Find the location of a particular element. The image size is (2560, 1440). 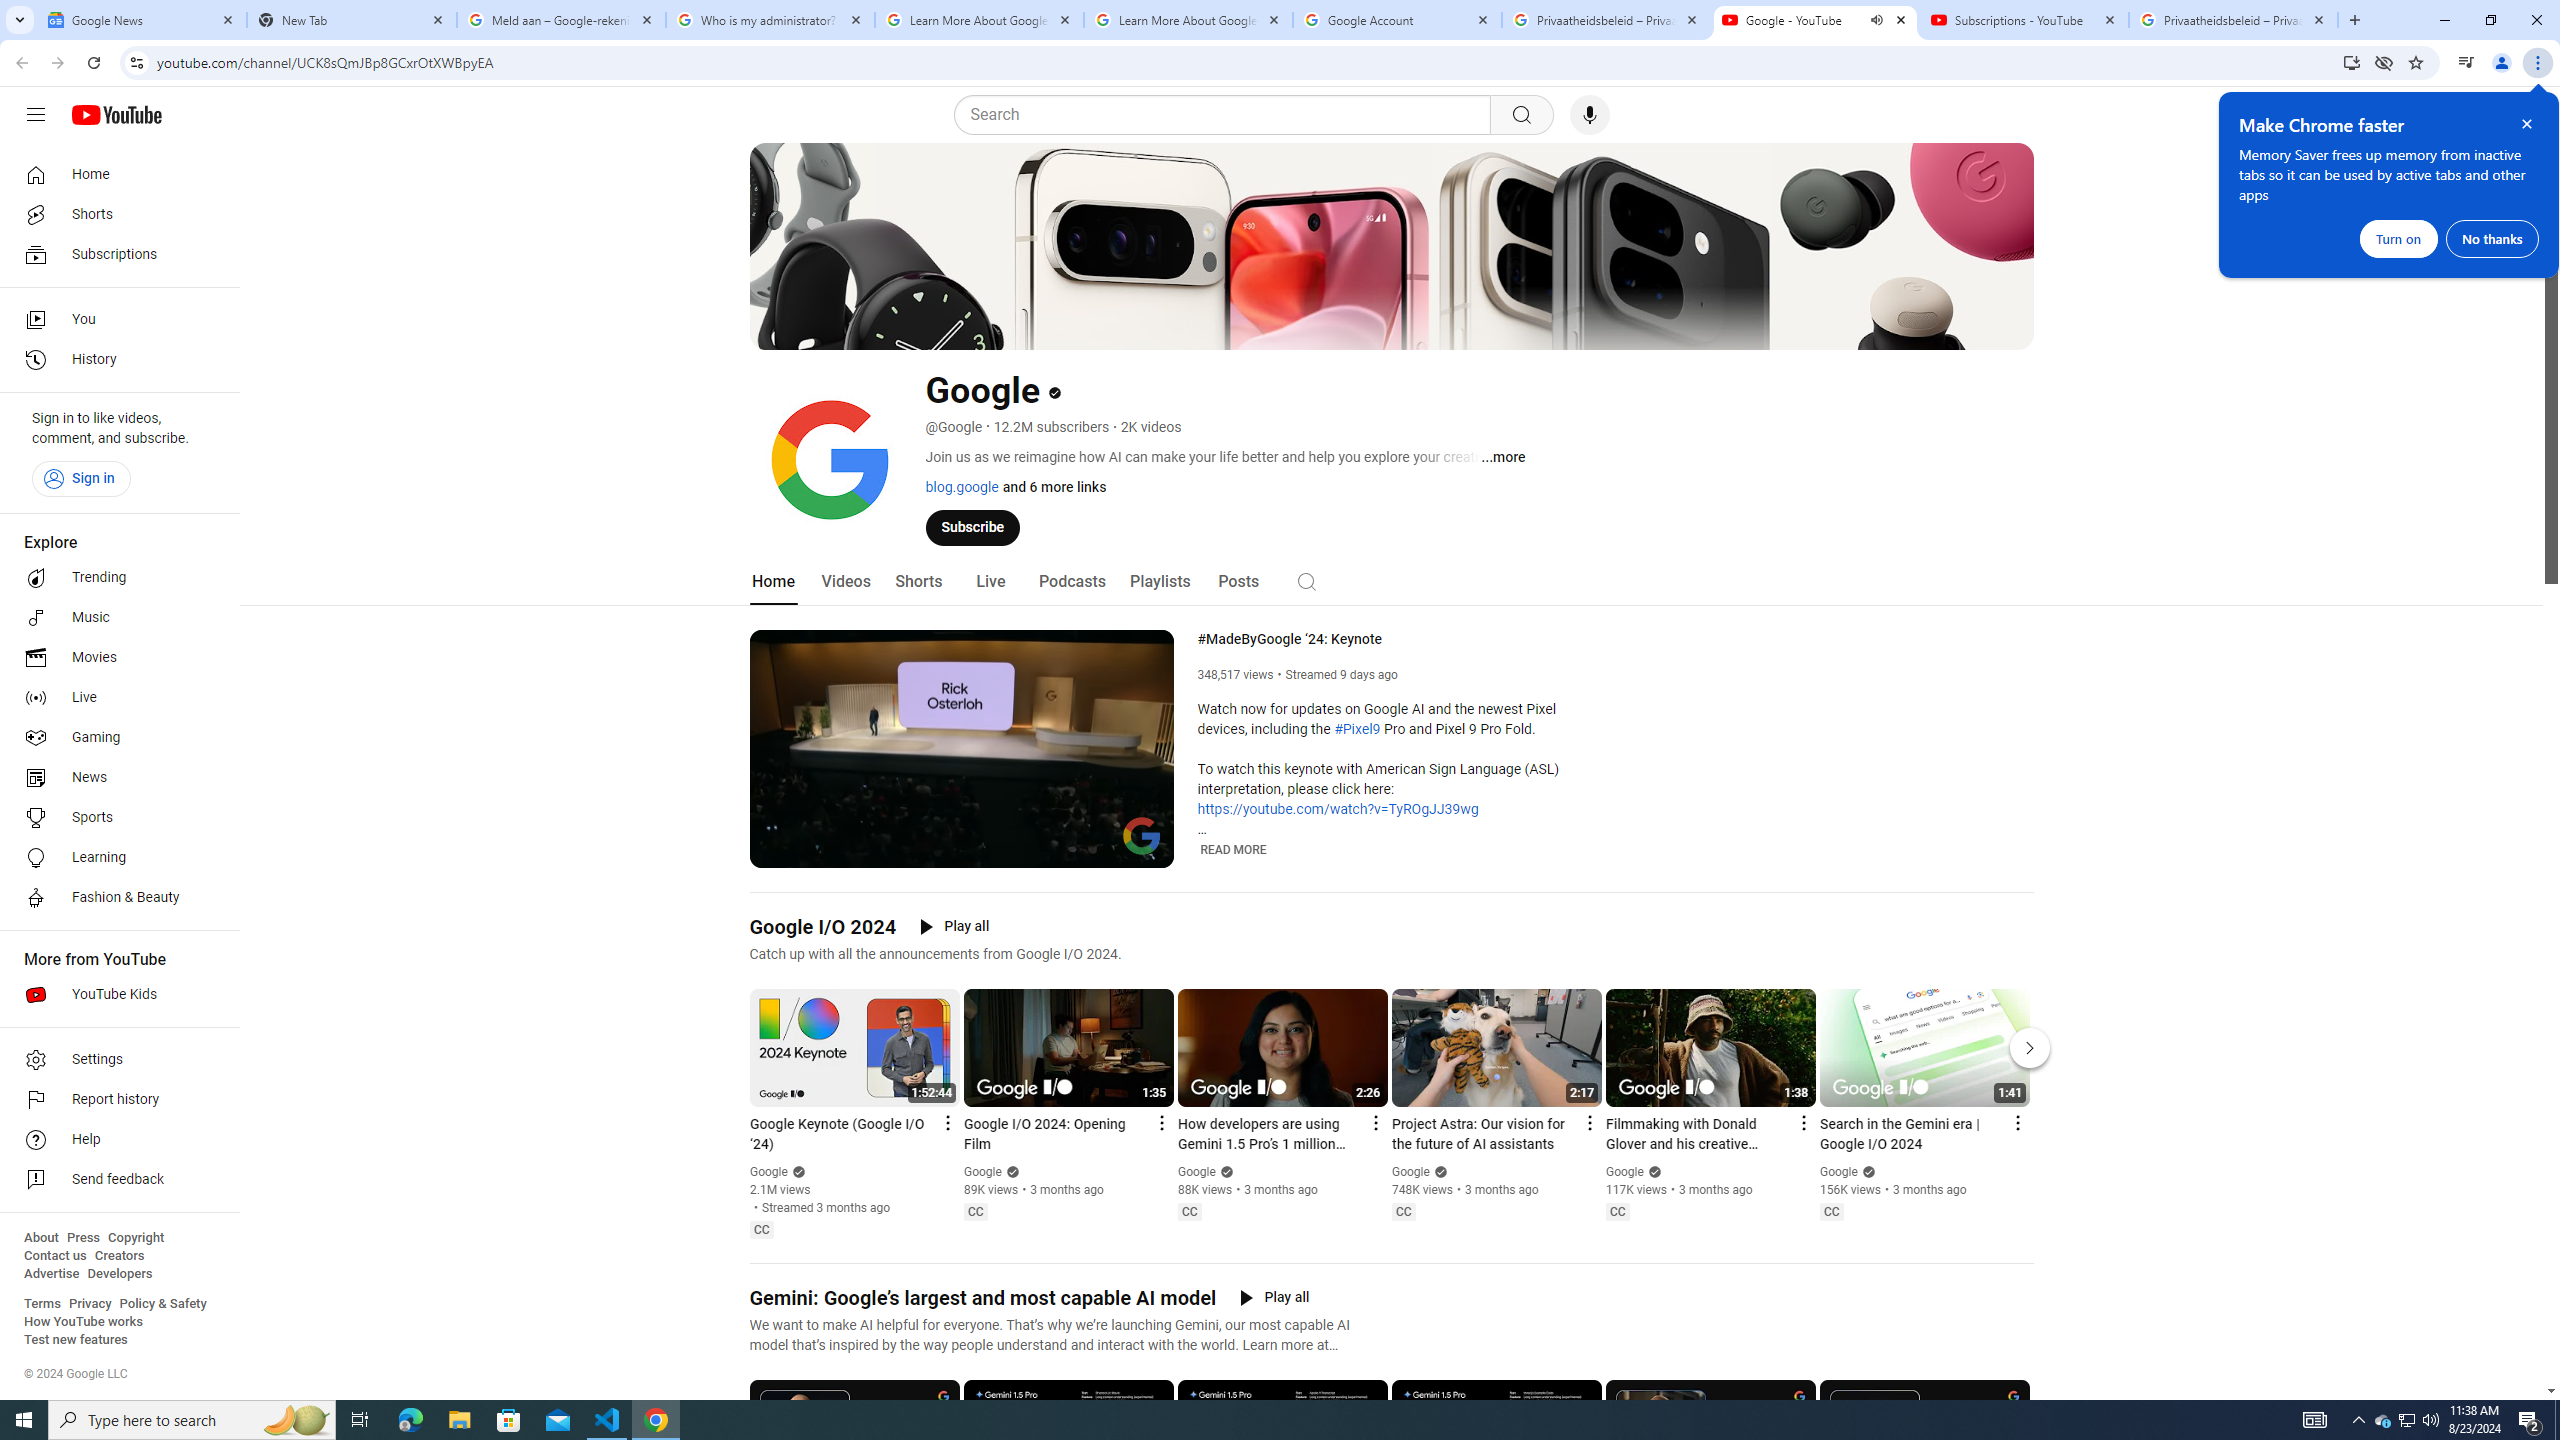

'Home' is located at coordinates (113, 173).